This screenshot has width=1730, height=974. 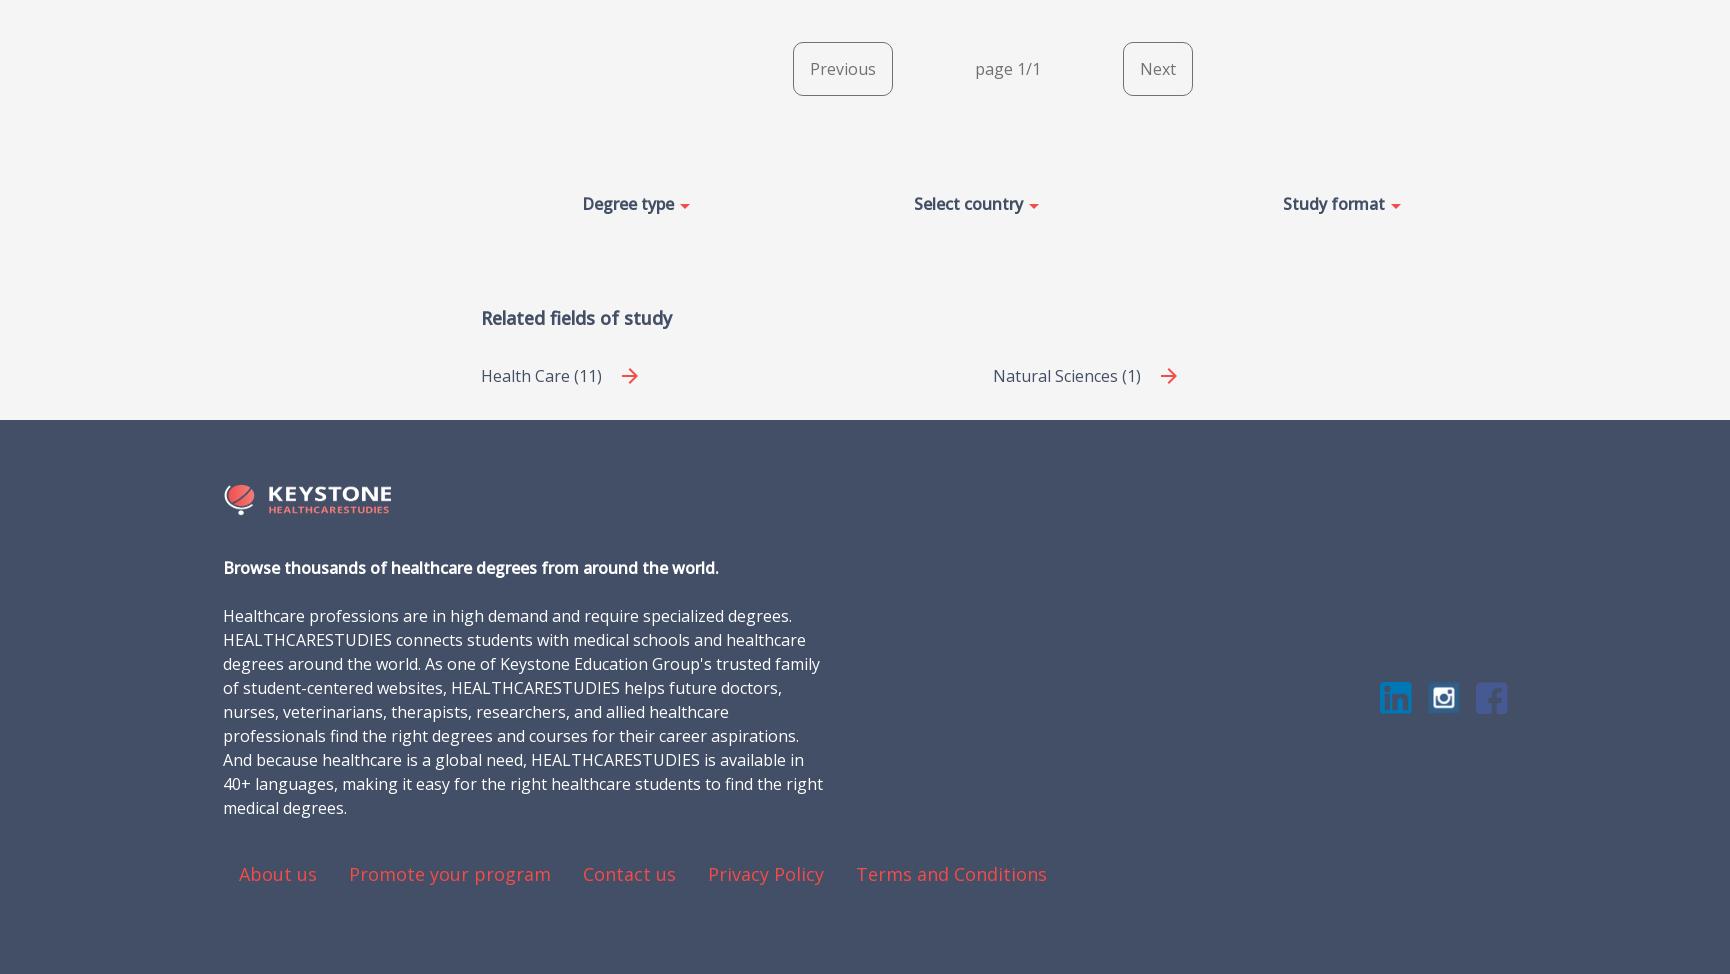 What do you see at coordinates (994, 67) in the screenshot?
I see `'page'` at bounding box center [994, 67].